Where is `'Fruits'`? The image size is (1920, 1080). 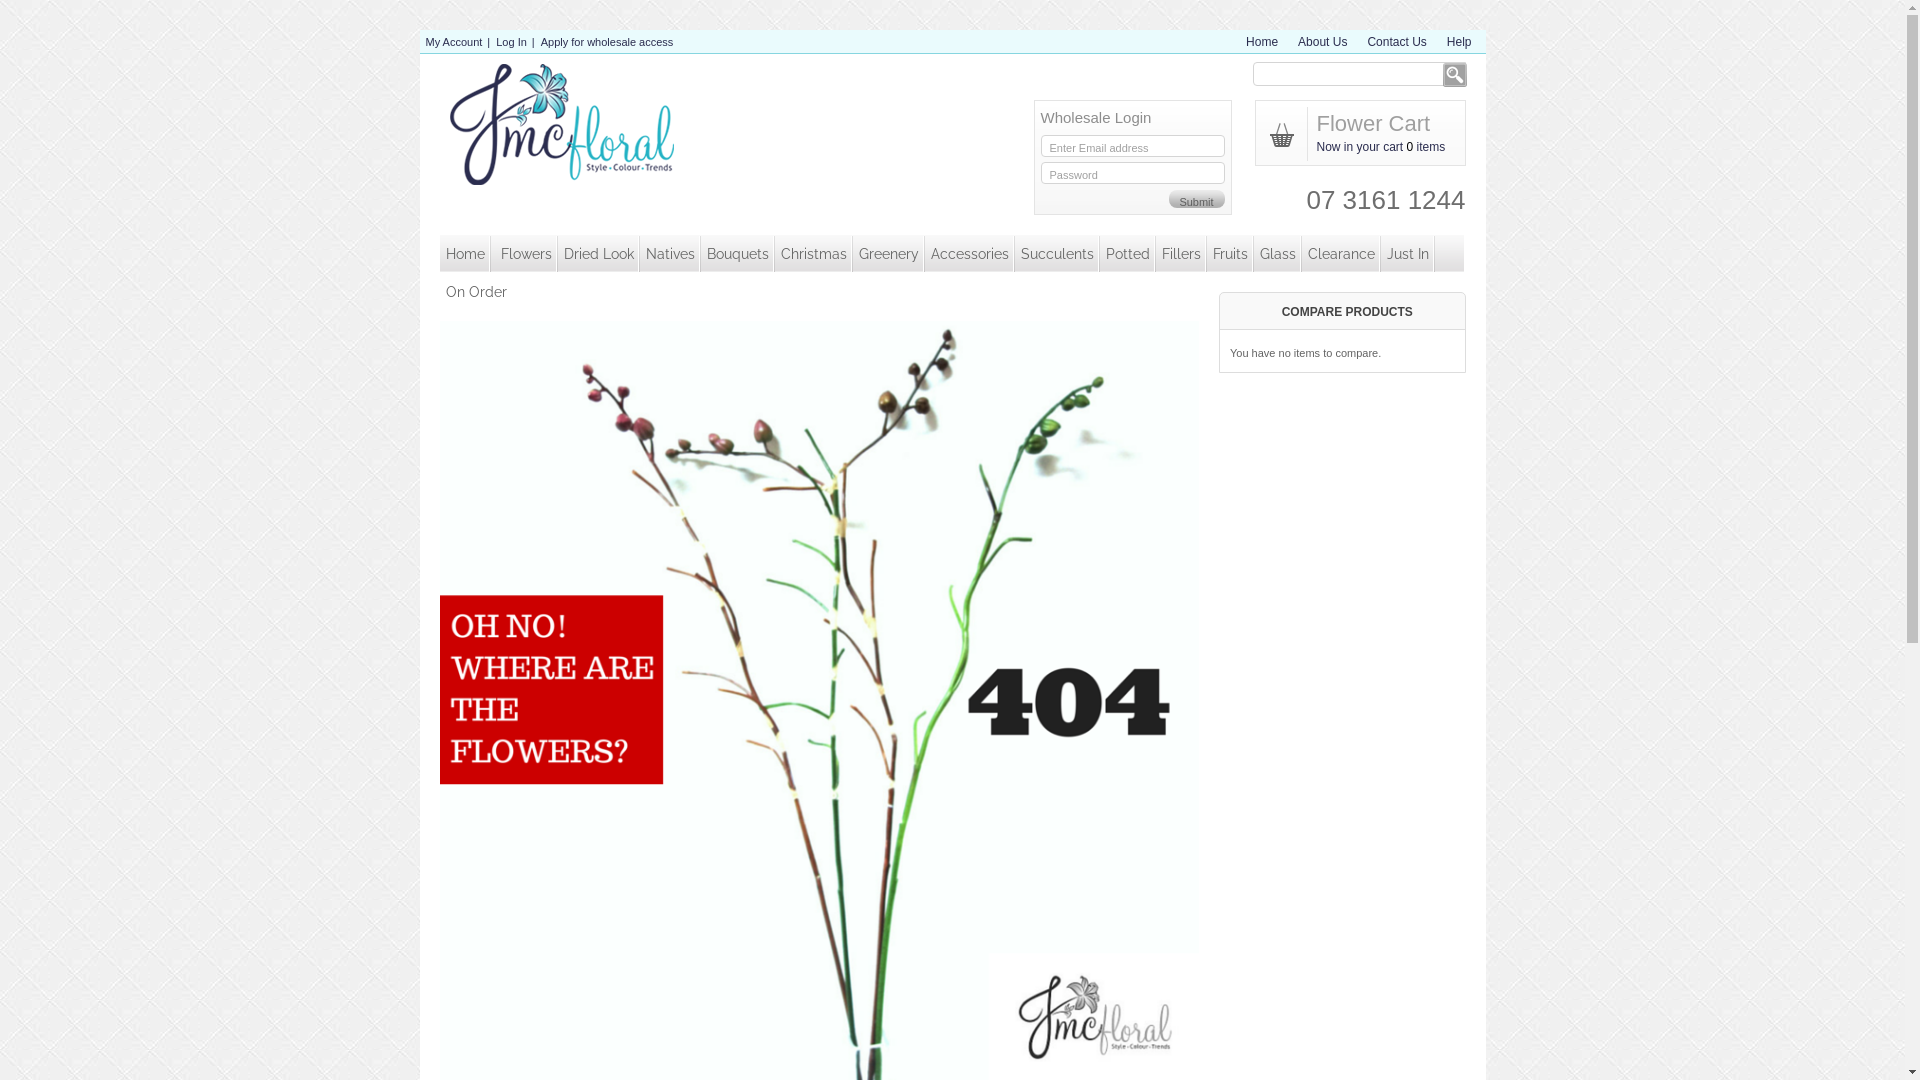 'Fruits' is located at coordinates (1228, 253).